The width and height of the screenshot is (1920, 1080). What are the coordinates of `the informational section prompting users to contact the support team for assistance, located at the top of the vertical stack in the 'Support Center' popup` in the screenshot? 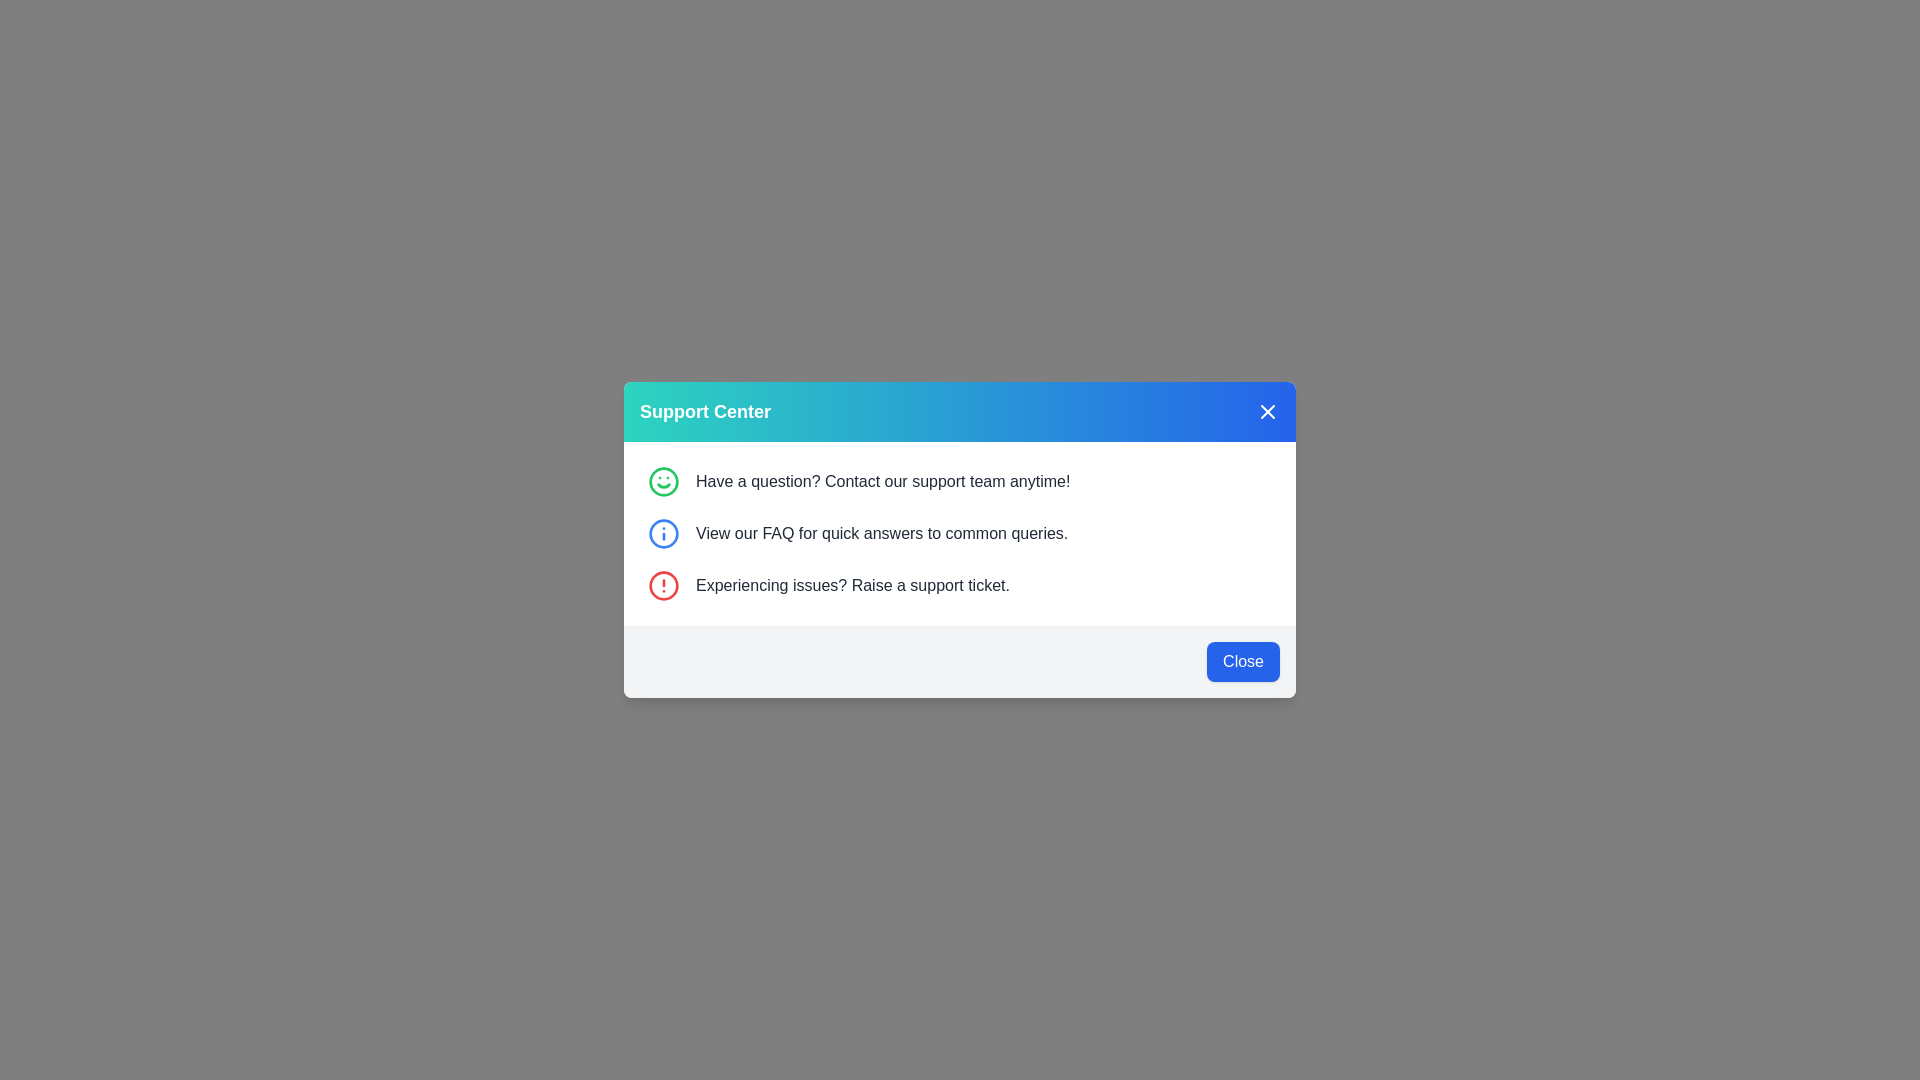 It's located at (960, 482).